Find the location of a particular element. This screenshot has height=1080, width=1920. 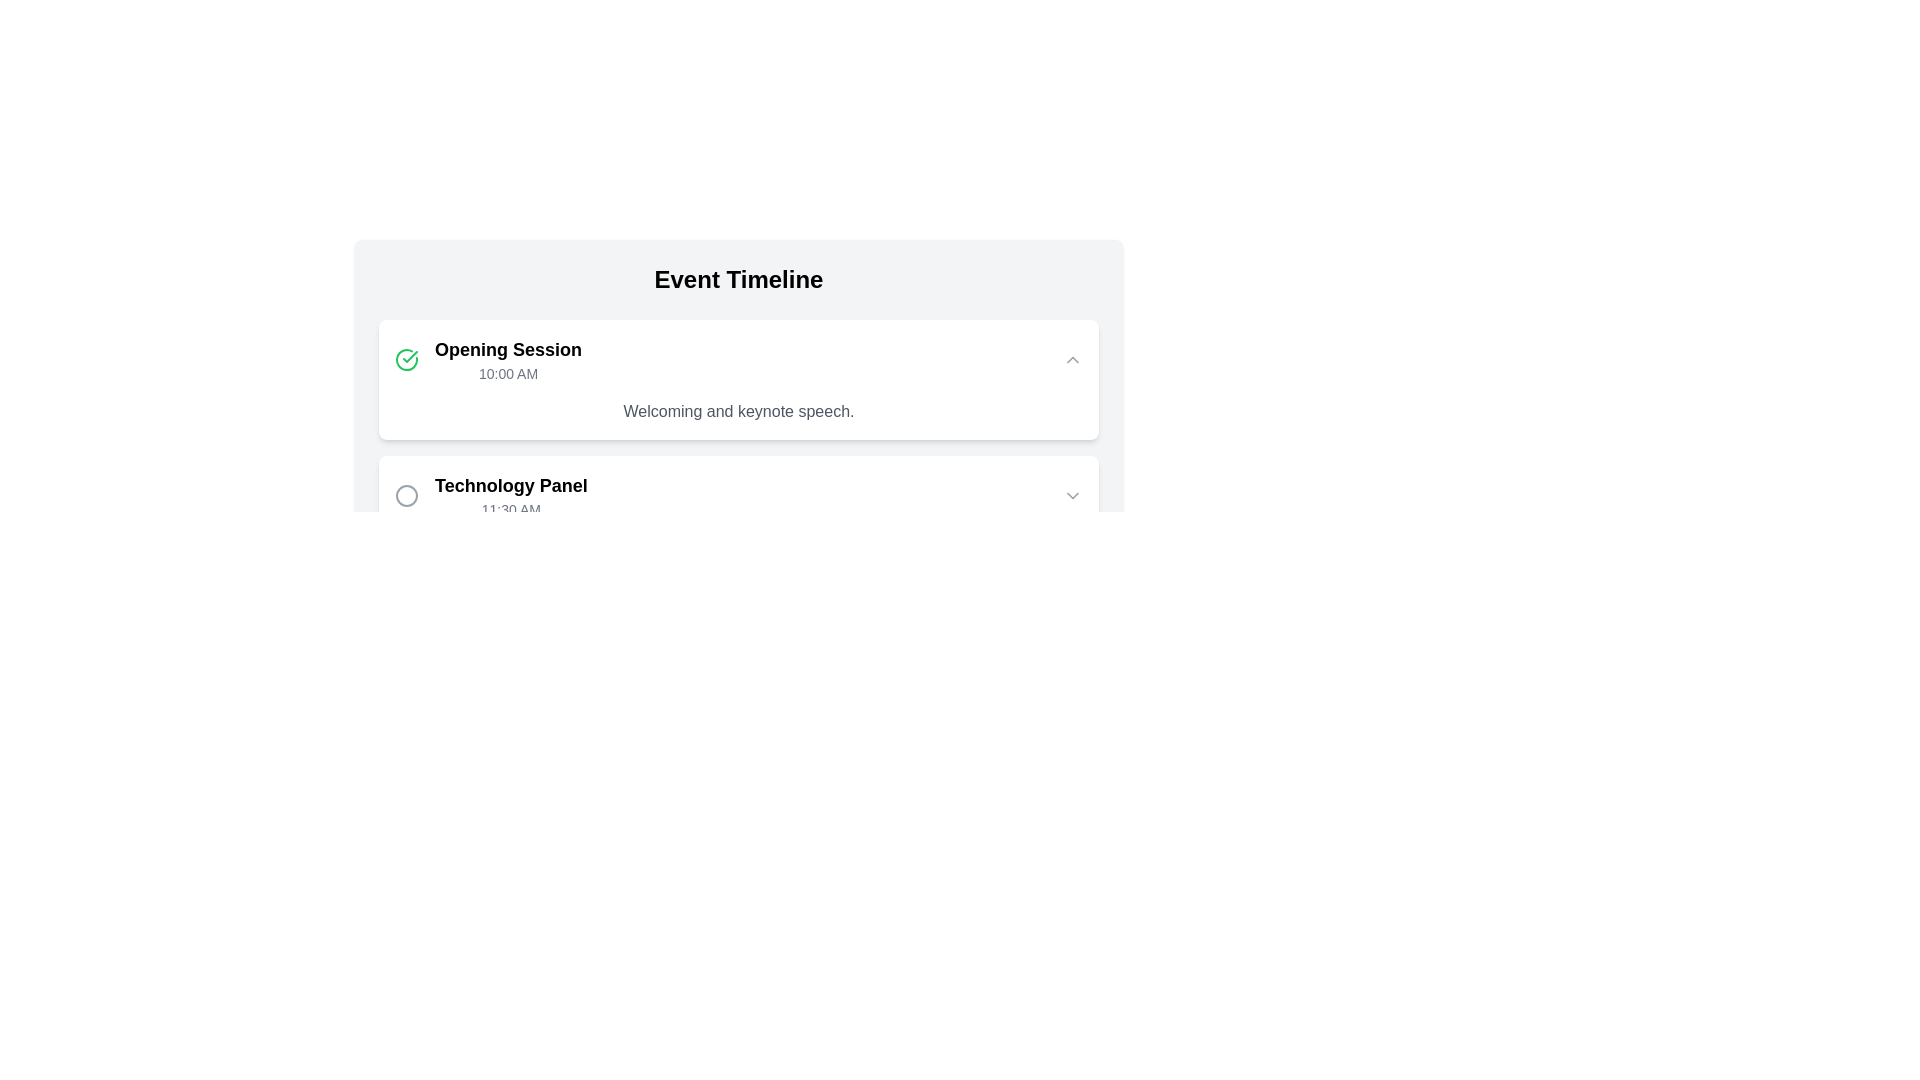

the second Timeline Event Block labeled 'Technology Panel' is located at coordinates (738, 523).